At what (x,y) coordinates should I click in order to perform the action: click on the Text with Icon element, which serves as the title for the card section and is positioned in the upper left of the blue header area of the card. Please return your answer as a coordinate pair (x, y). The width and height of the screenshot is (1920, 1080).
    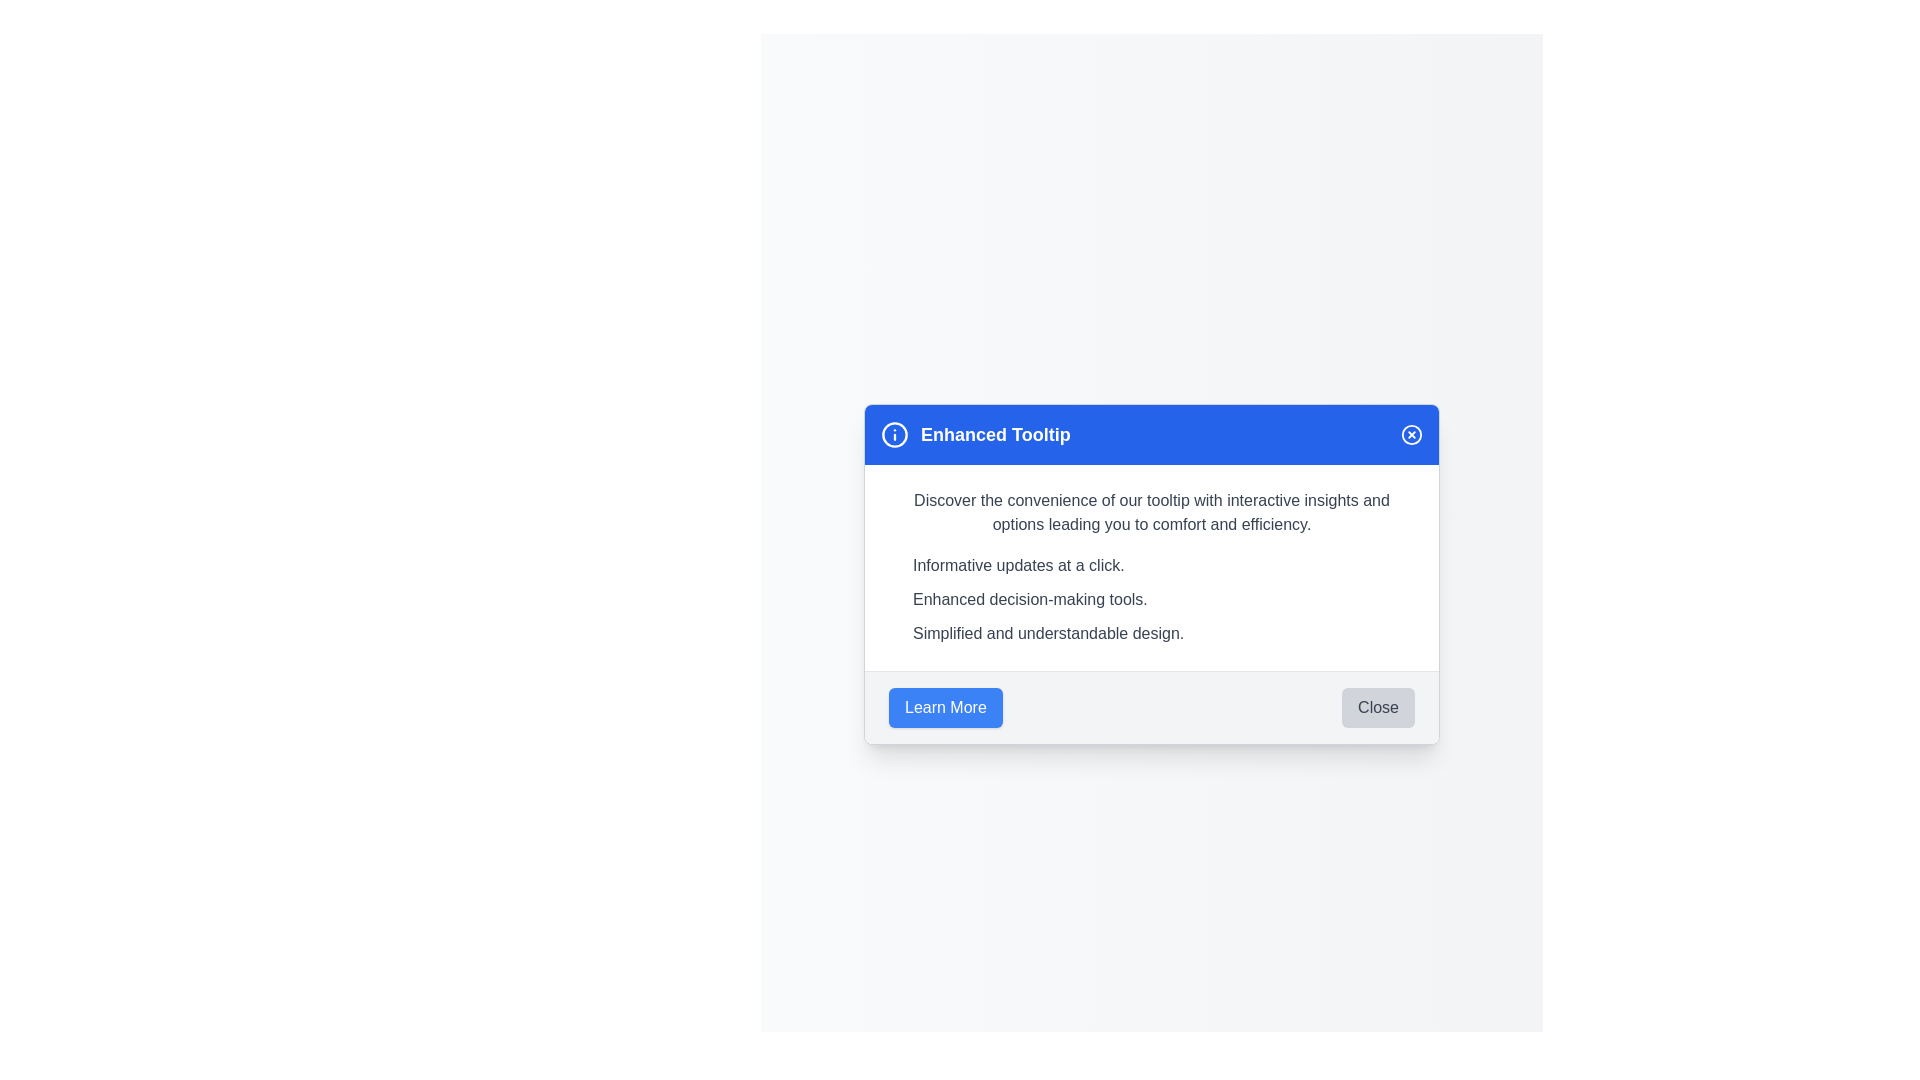
    Looking at the image, I should click on (975, 433).